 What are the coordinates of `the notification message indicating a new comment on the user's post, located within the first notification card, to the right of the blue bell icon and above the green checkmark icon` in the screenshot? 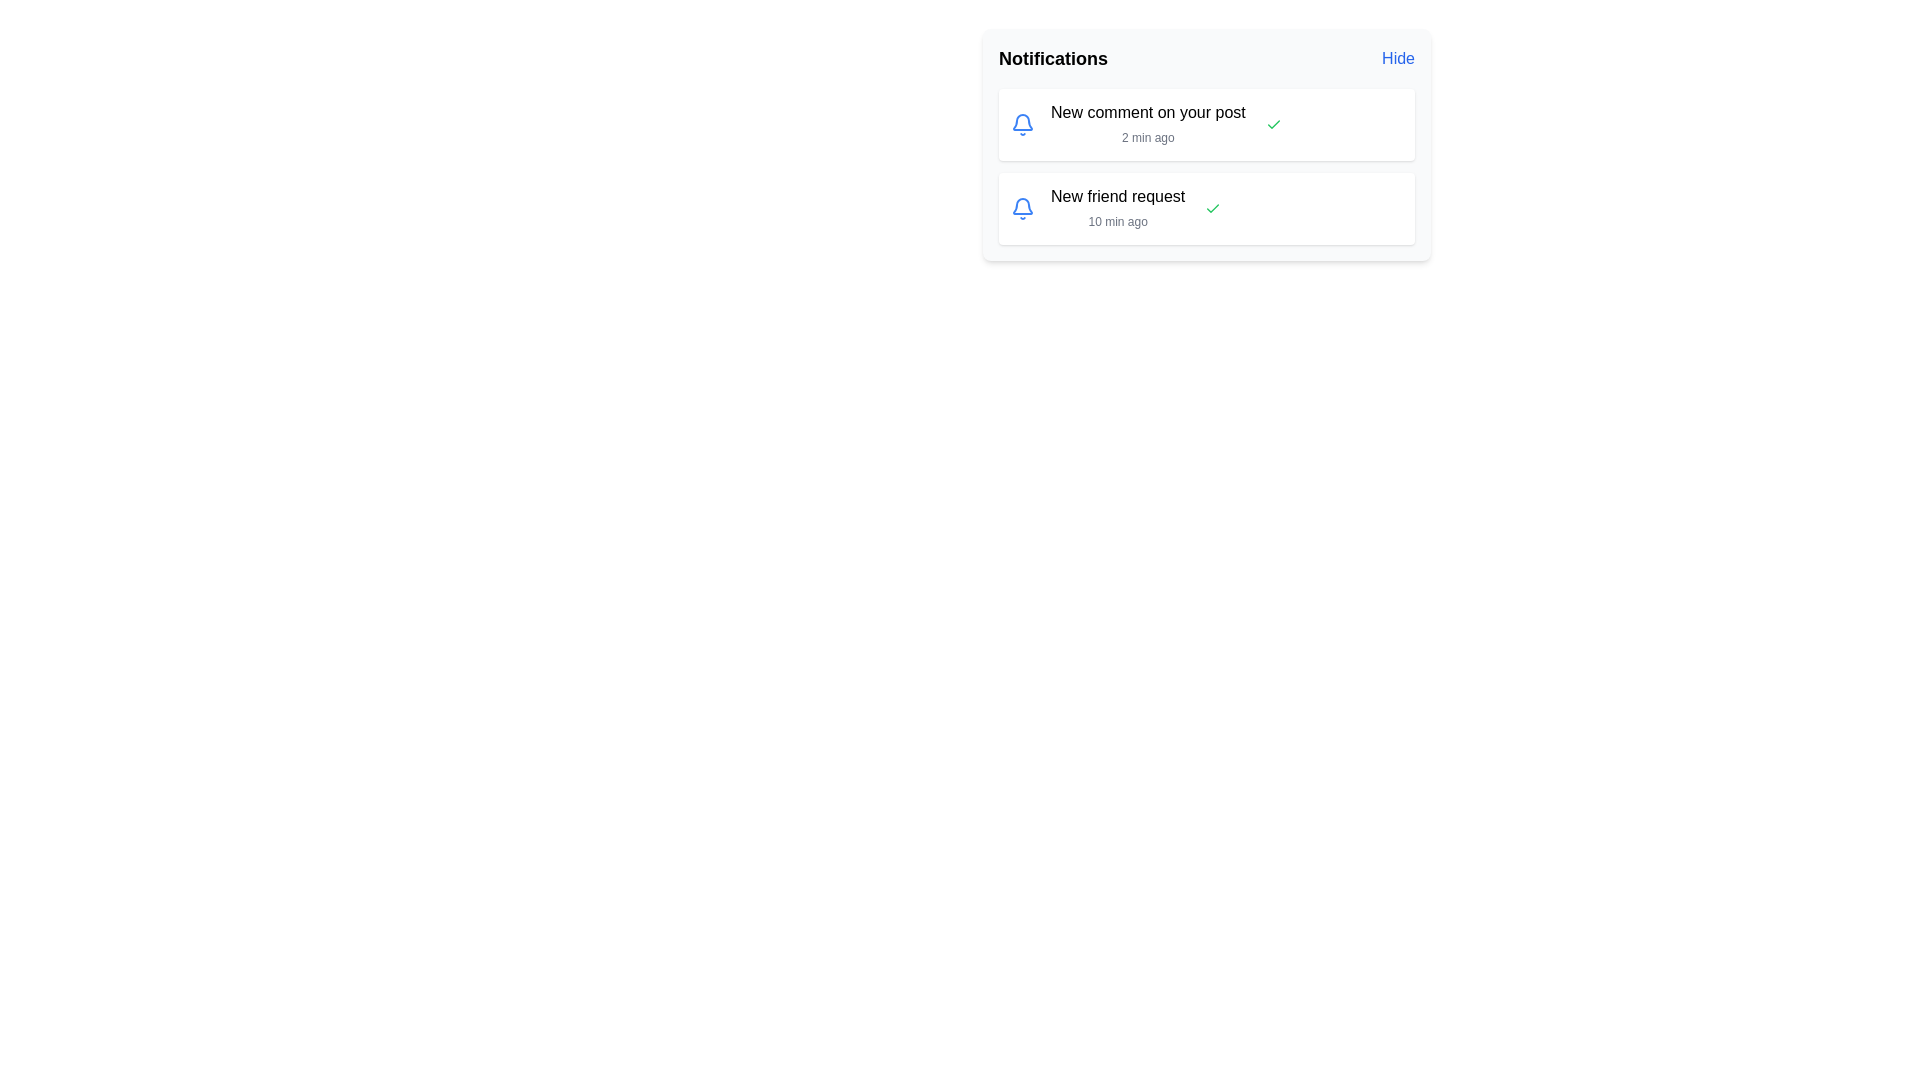 It's located at (1148, 124).